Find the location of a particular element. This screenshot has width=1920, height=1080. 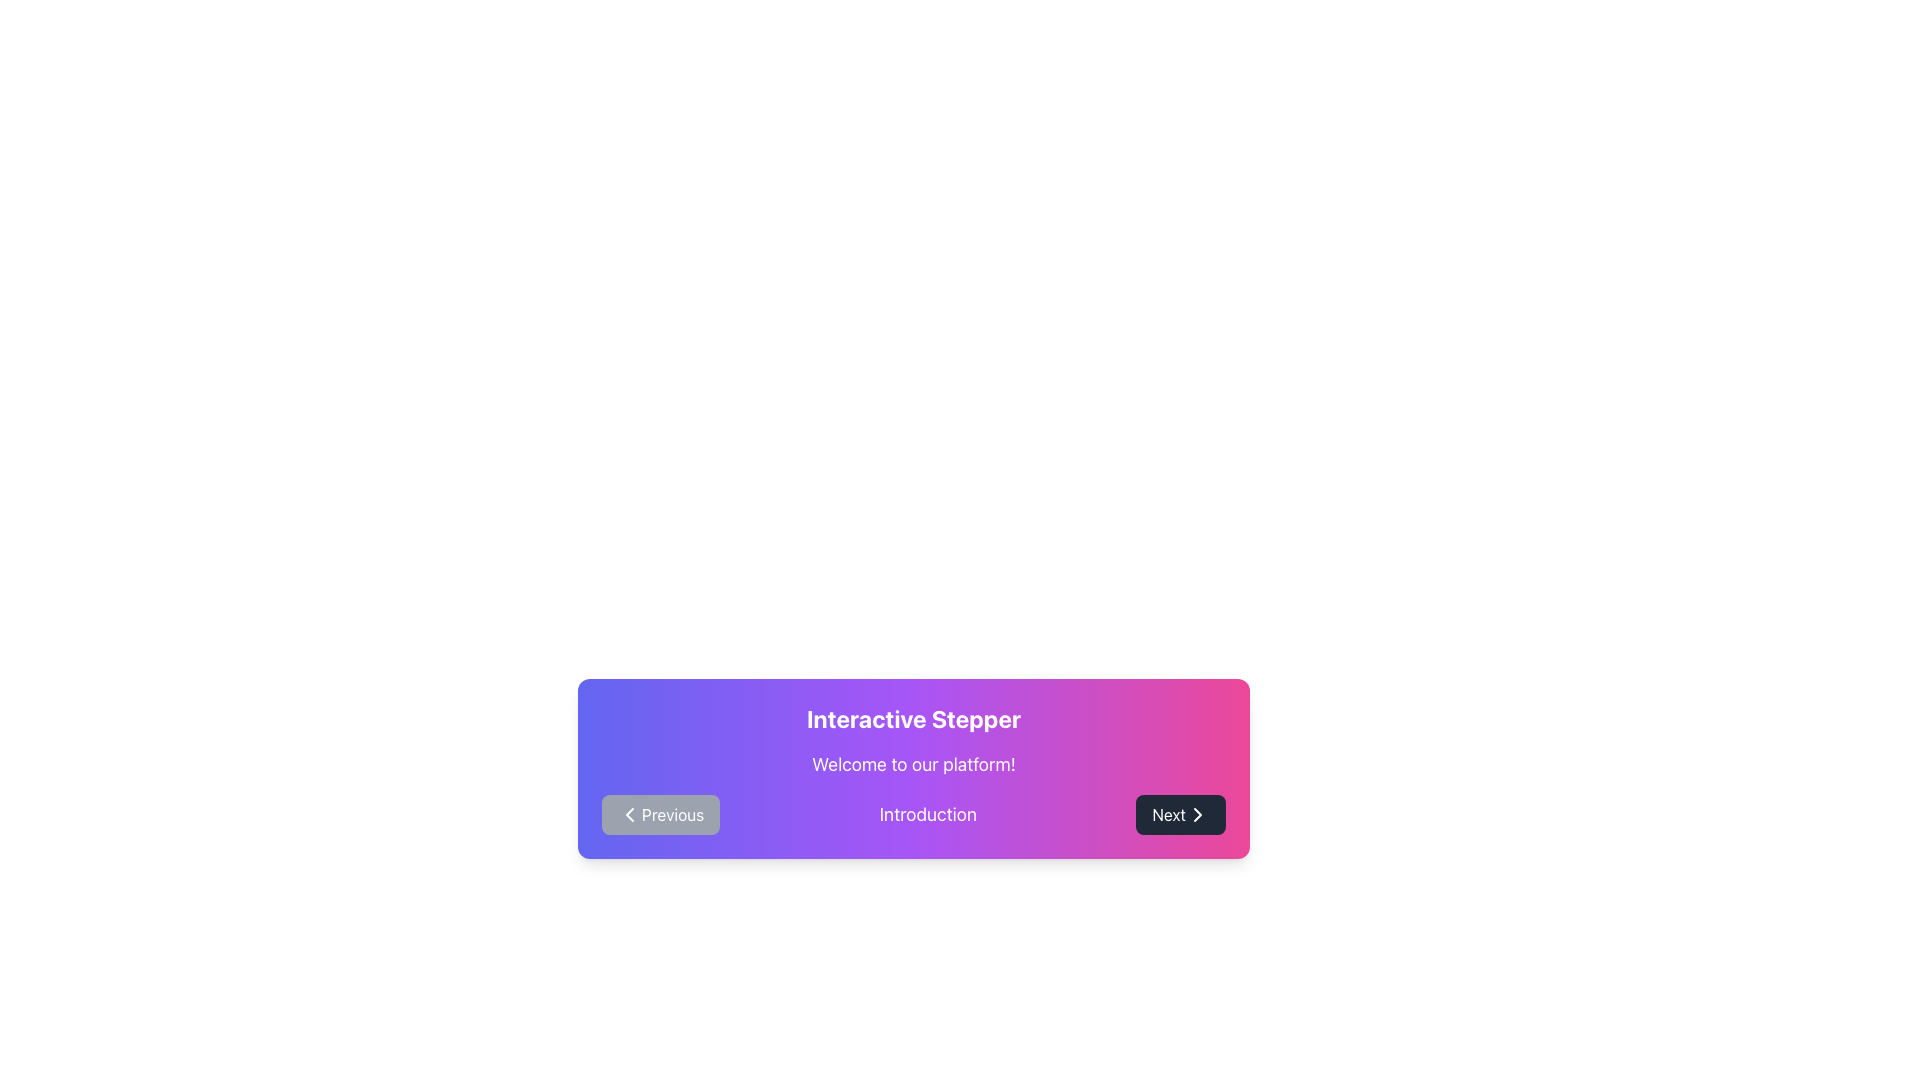

the 'Previous' button located at the bottom left corner of the 'Interactive Stepper' interface, which contains the navigation icon for moving to the previous stage is located at coordinates (628, 814).